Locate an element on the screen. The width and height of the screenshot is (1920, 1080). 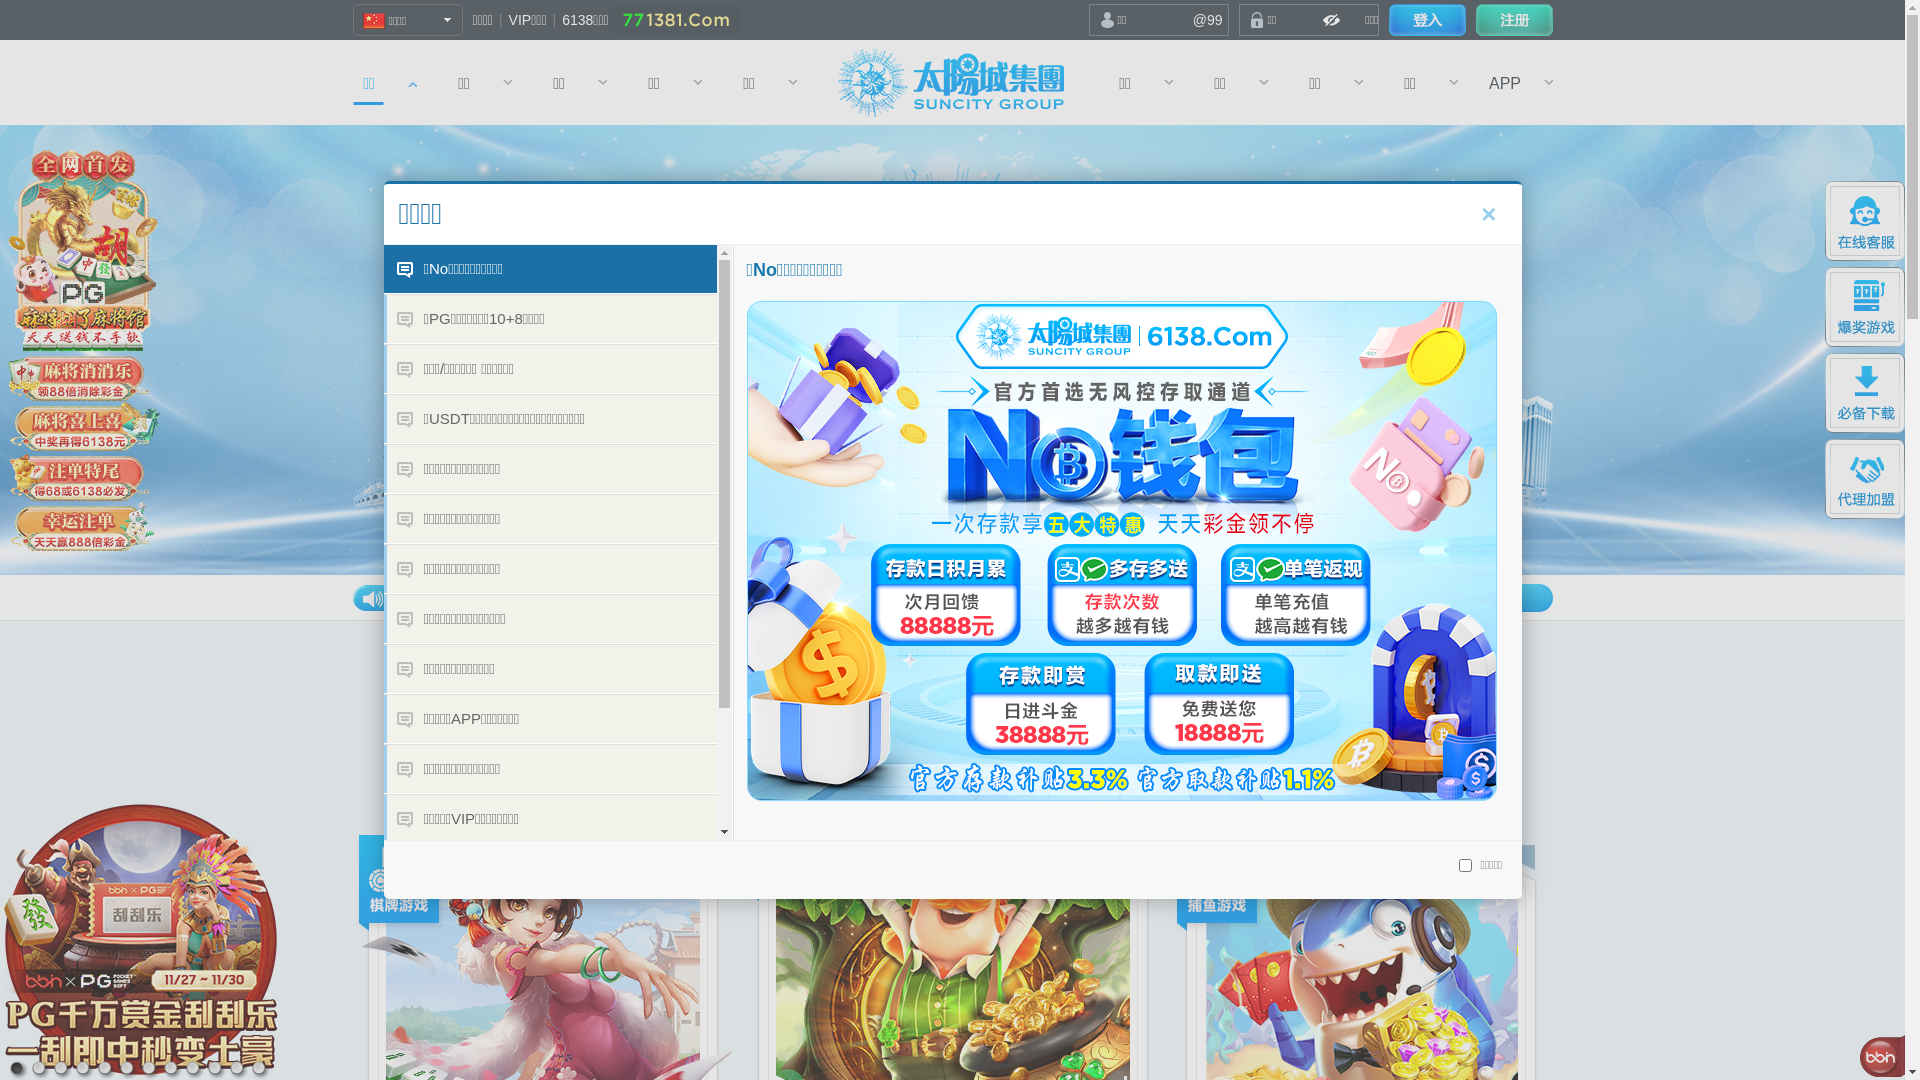
'APP' is located at coordinates (1505, 81).